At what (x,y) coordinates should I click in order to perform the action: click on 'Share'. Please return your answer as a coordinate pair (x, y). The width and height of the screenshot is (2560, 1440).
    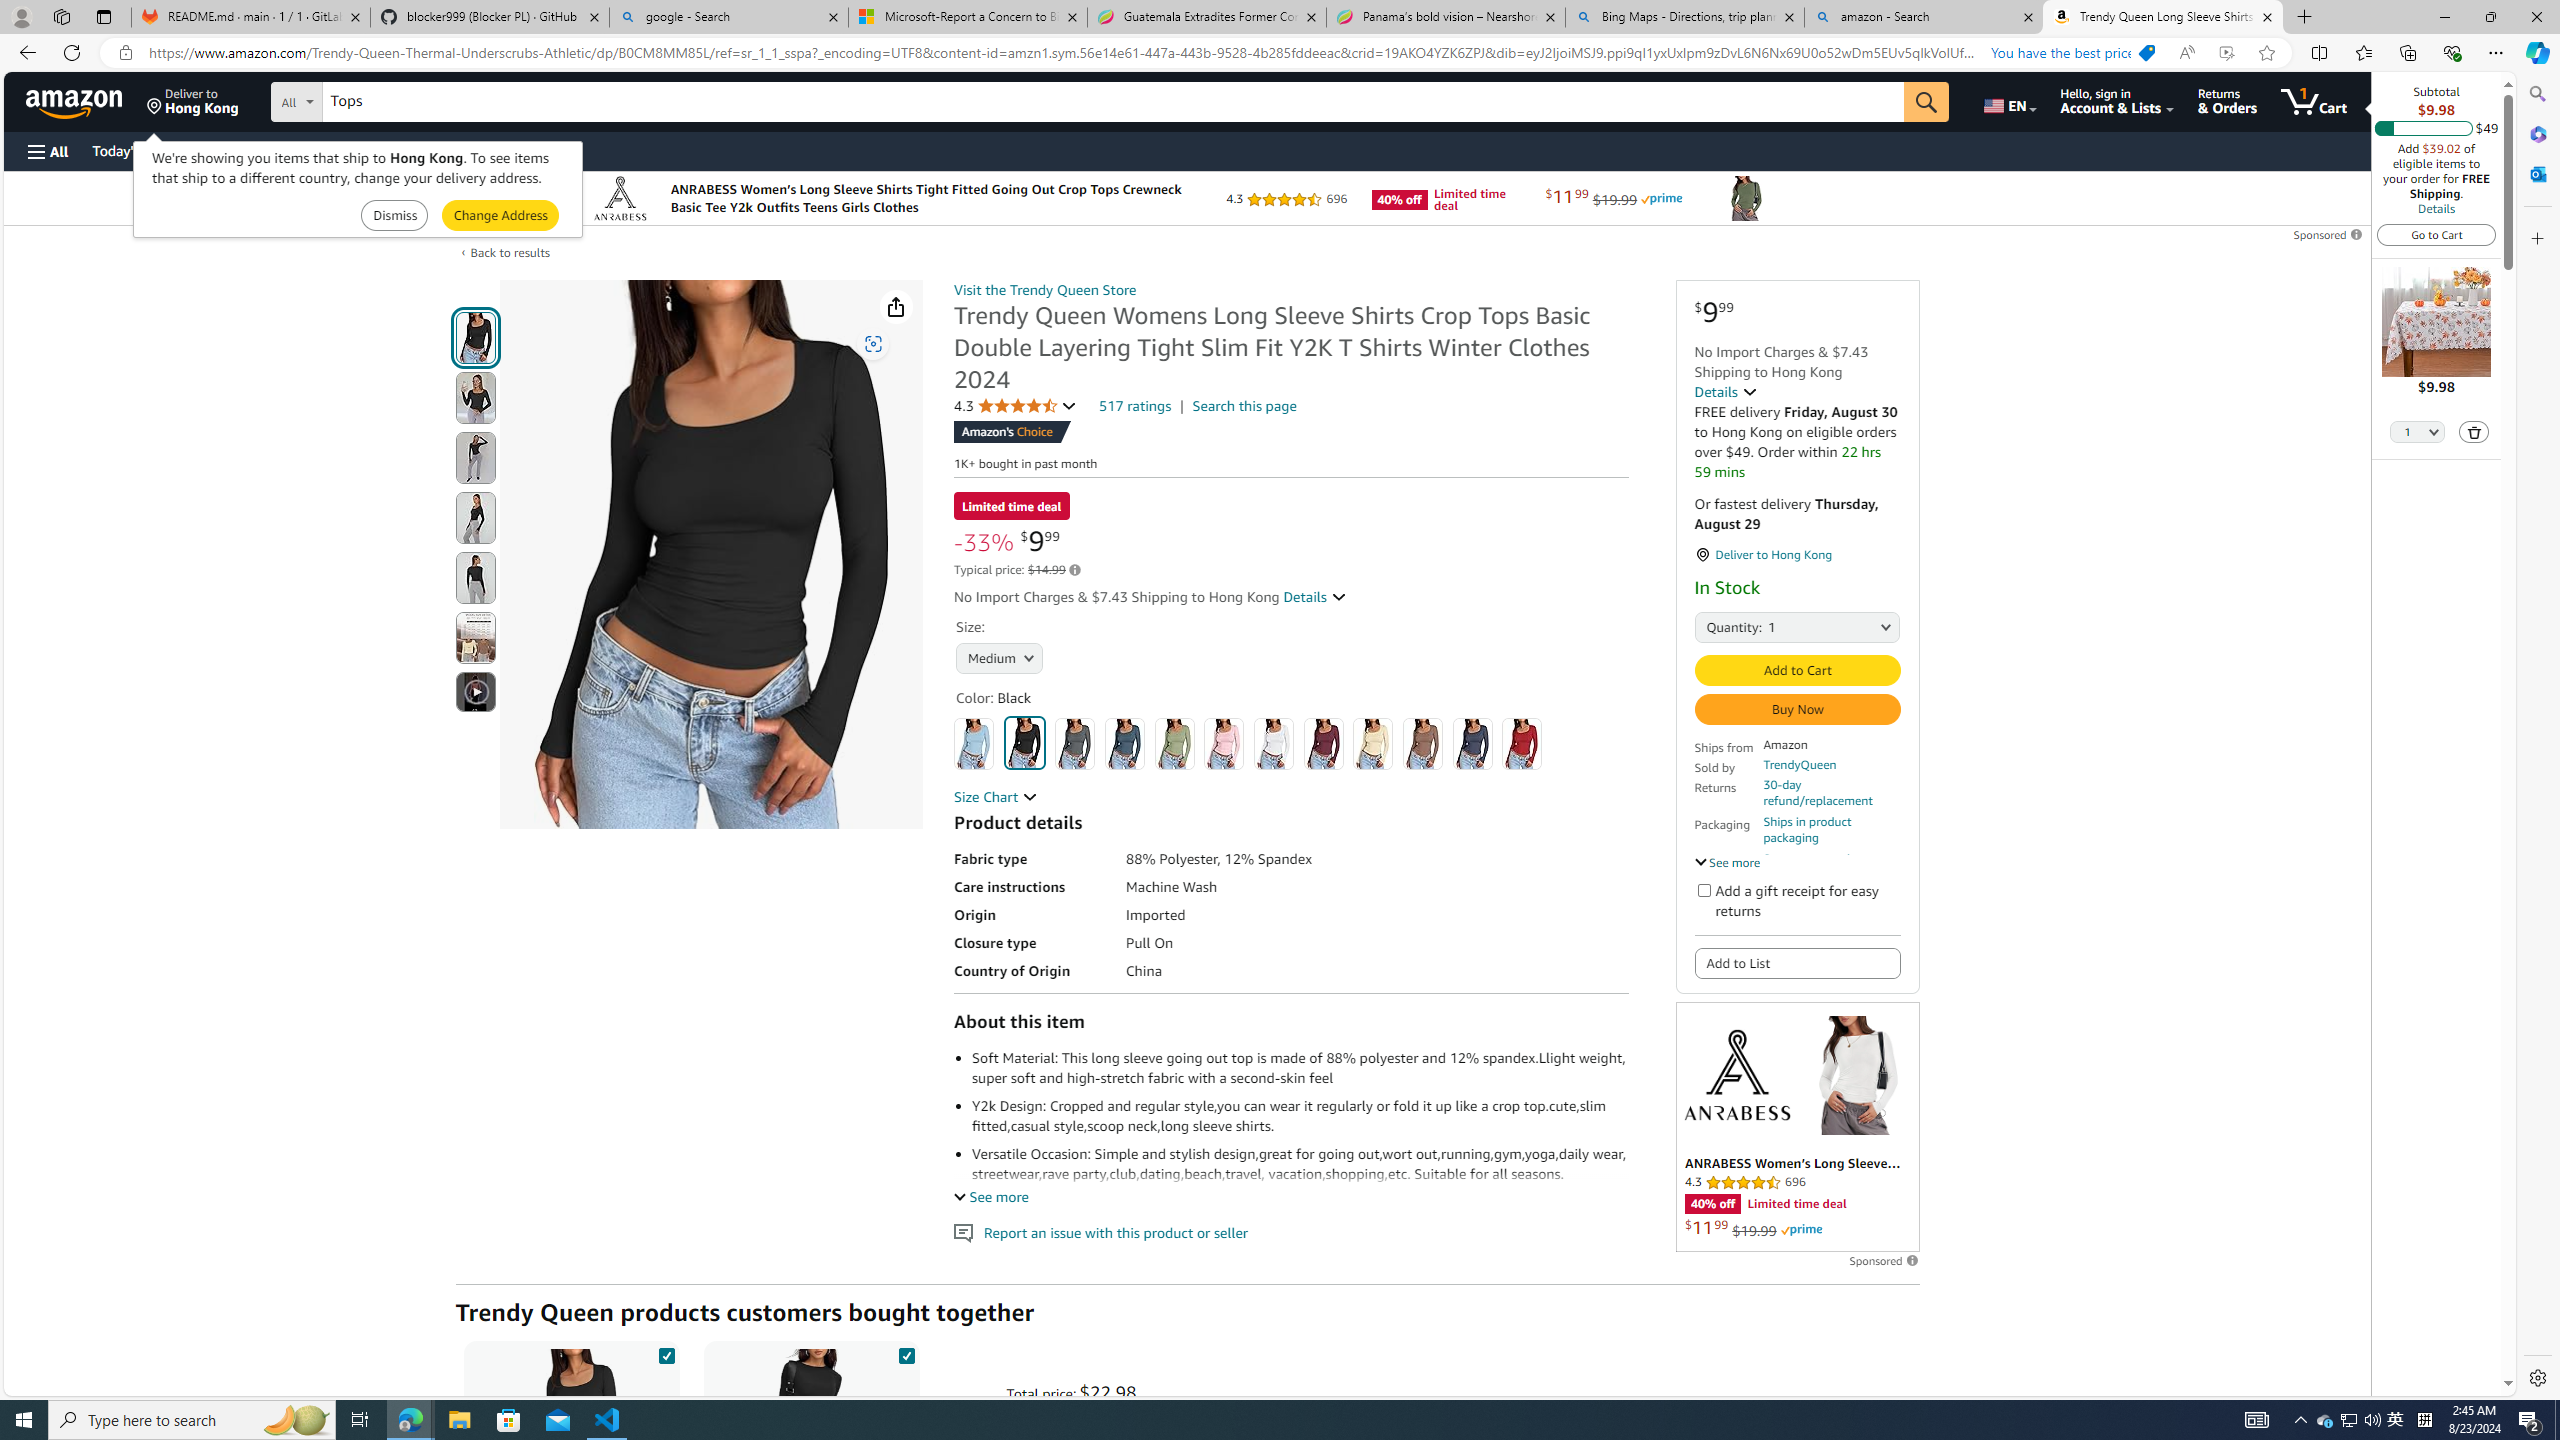
    Looking at the image, I should click on (896, 306).